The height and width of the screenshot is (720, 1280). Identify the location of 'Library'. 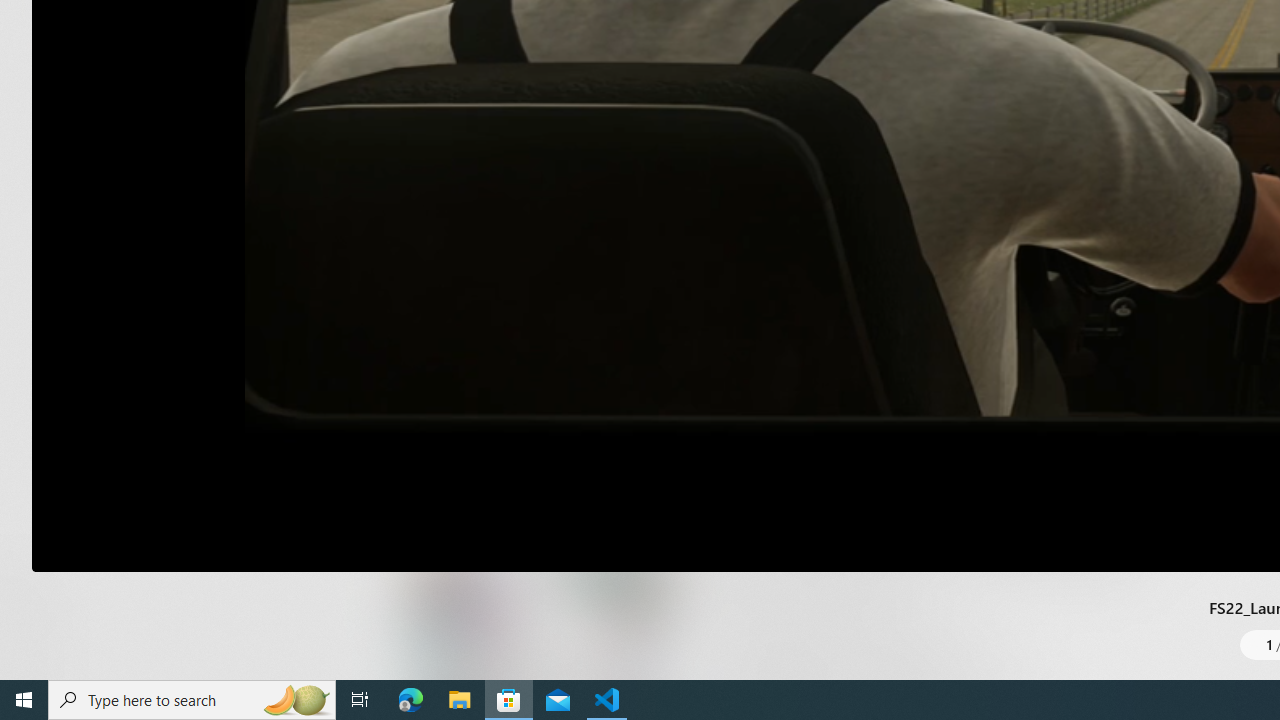
(35, 640).